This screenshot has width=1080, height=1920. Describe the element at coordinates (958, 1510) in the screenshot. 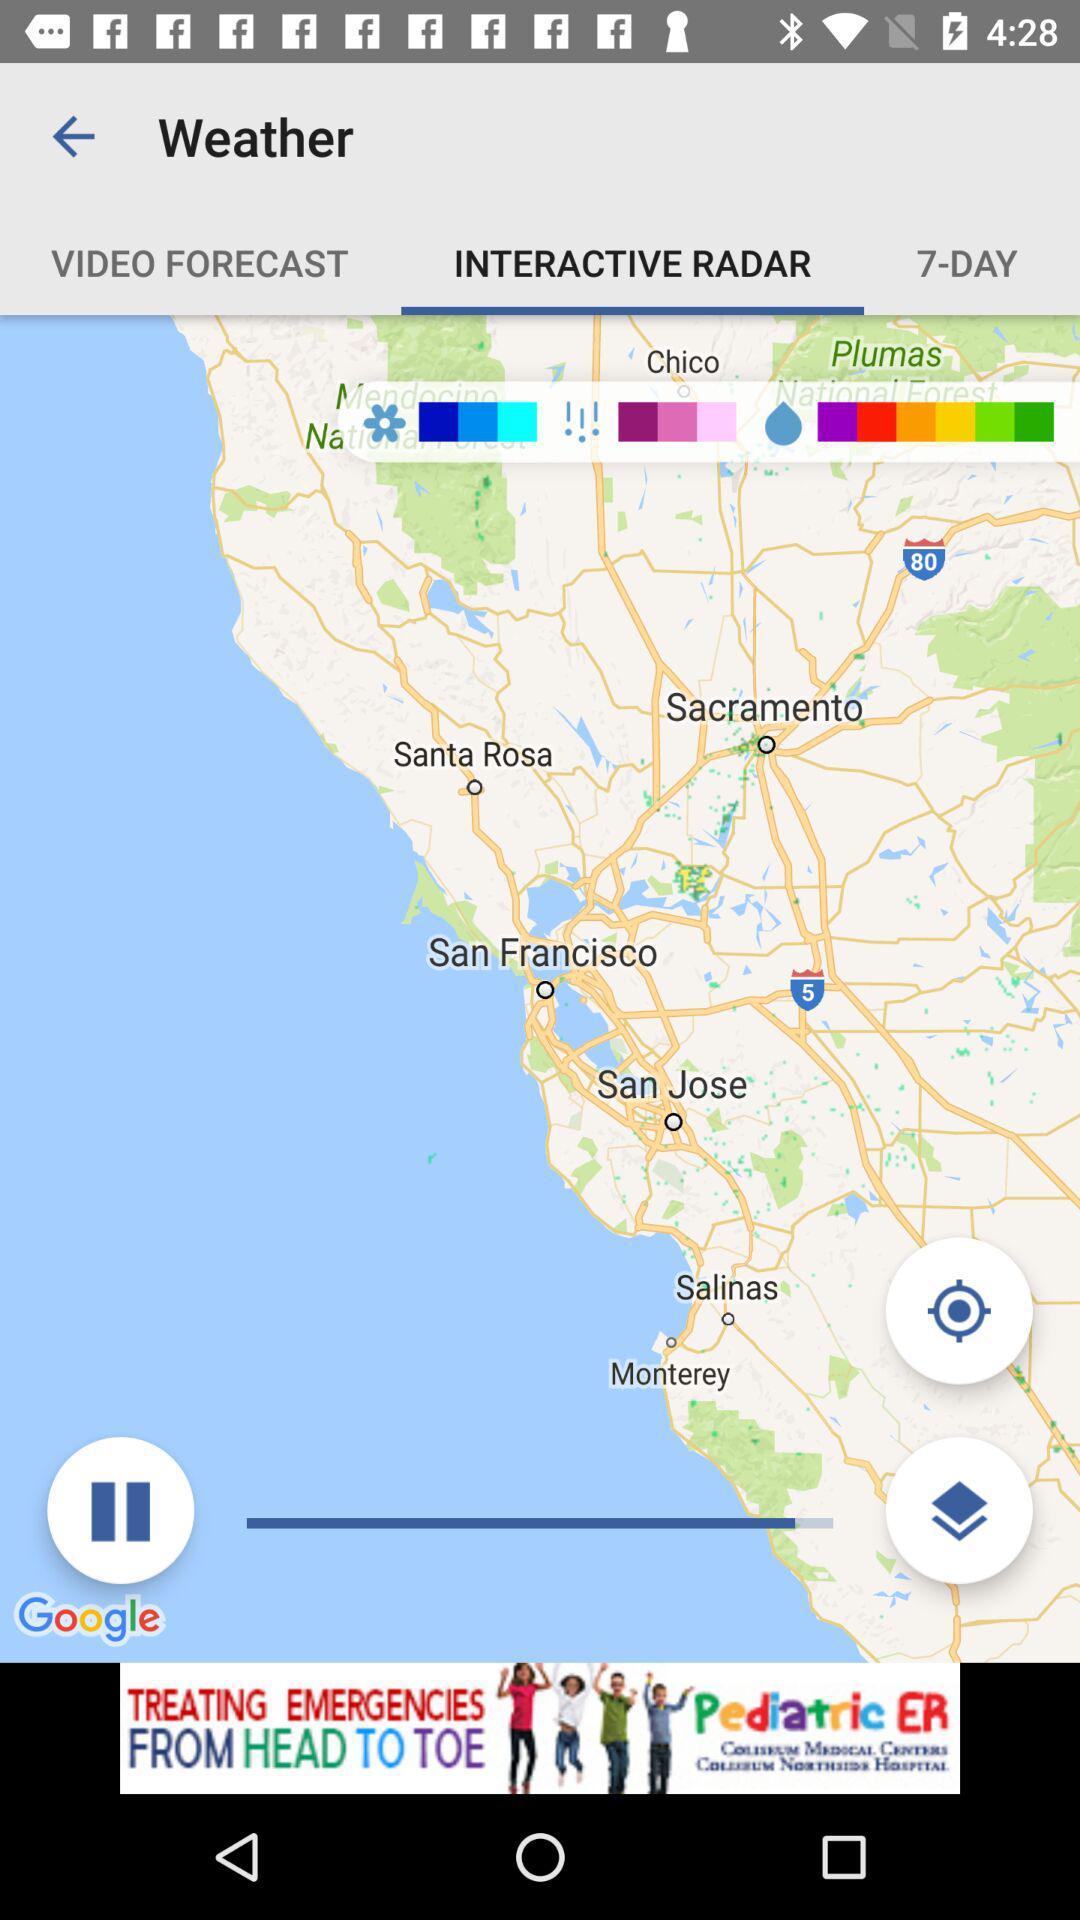

I see `change view` at that location.